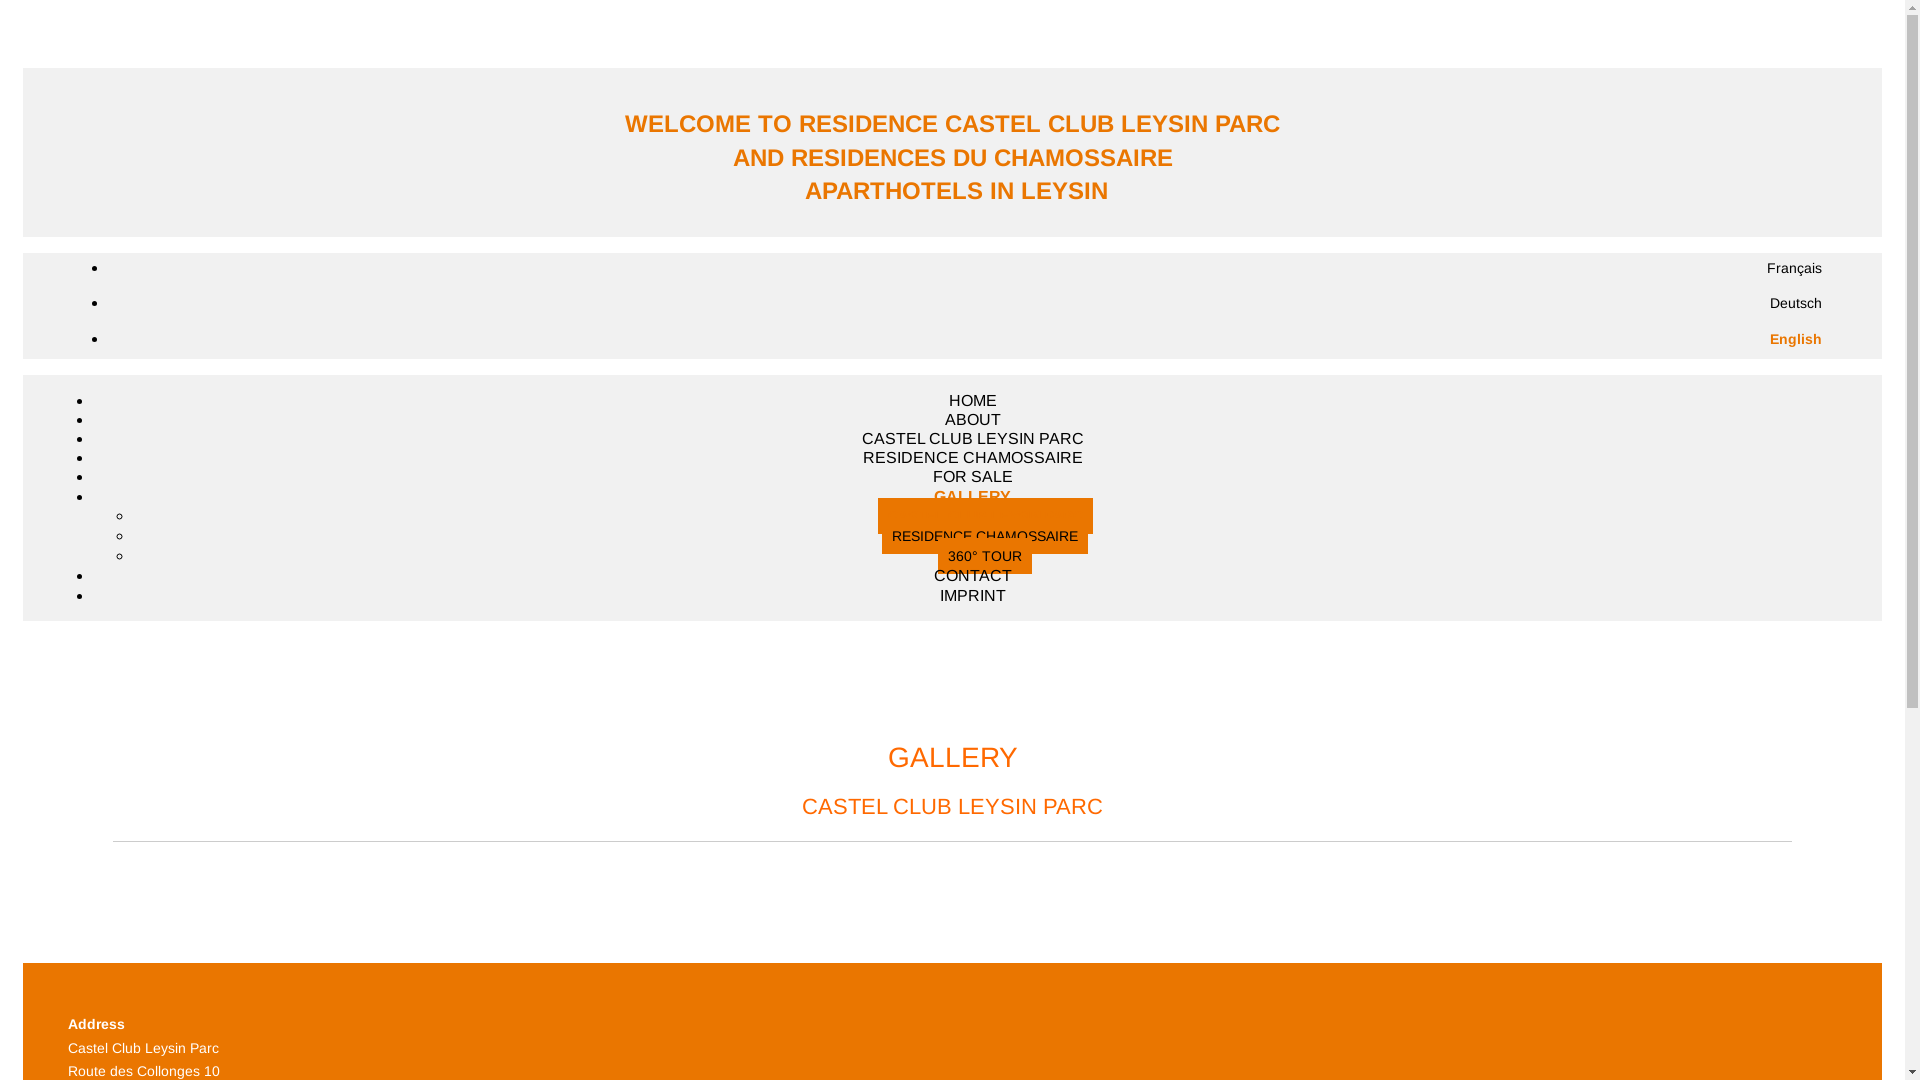  I want to click on 'RESIDENCE CHAMOSSAIRE', so click(984, 535).